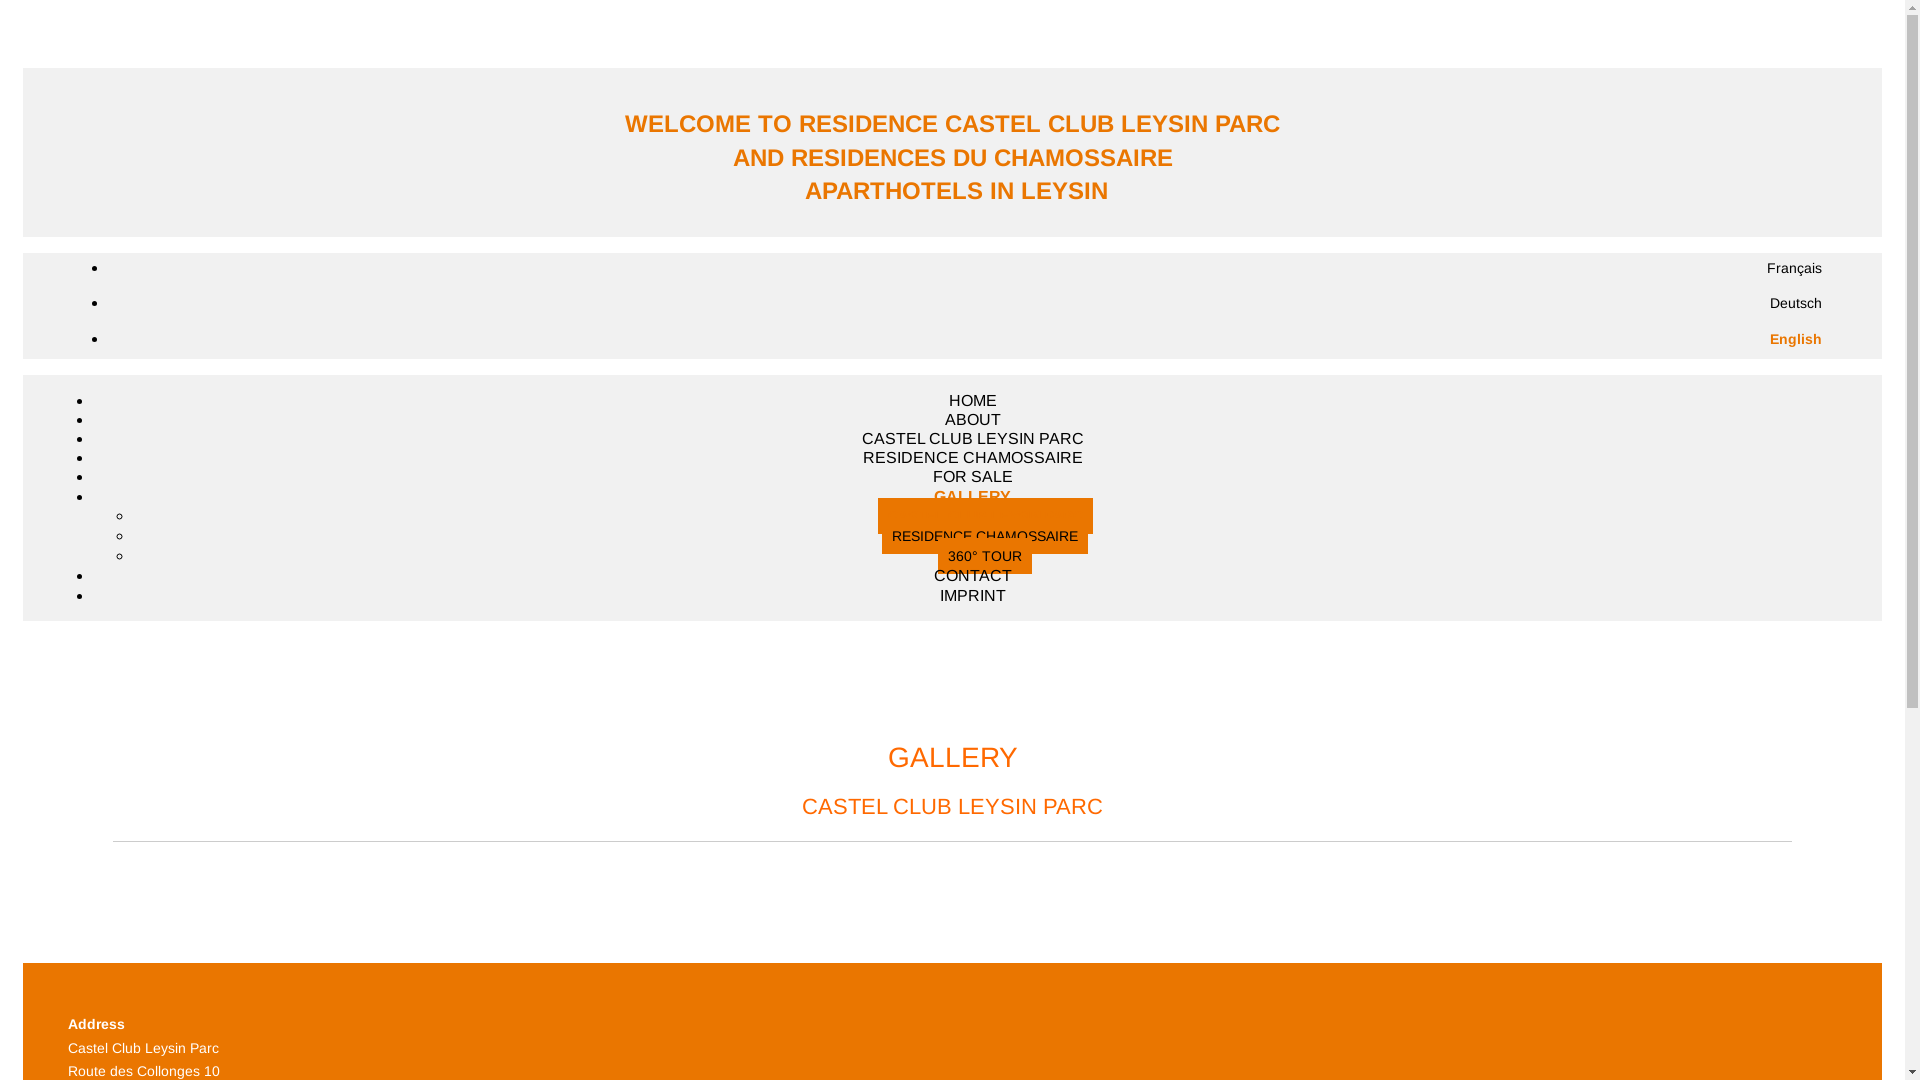  I want to click on 'RESIDENCE CHAMOSSAIRE', so click(984, 535).